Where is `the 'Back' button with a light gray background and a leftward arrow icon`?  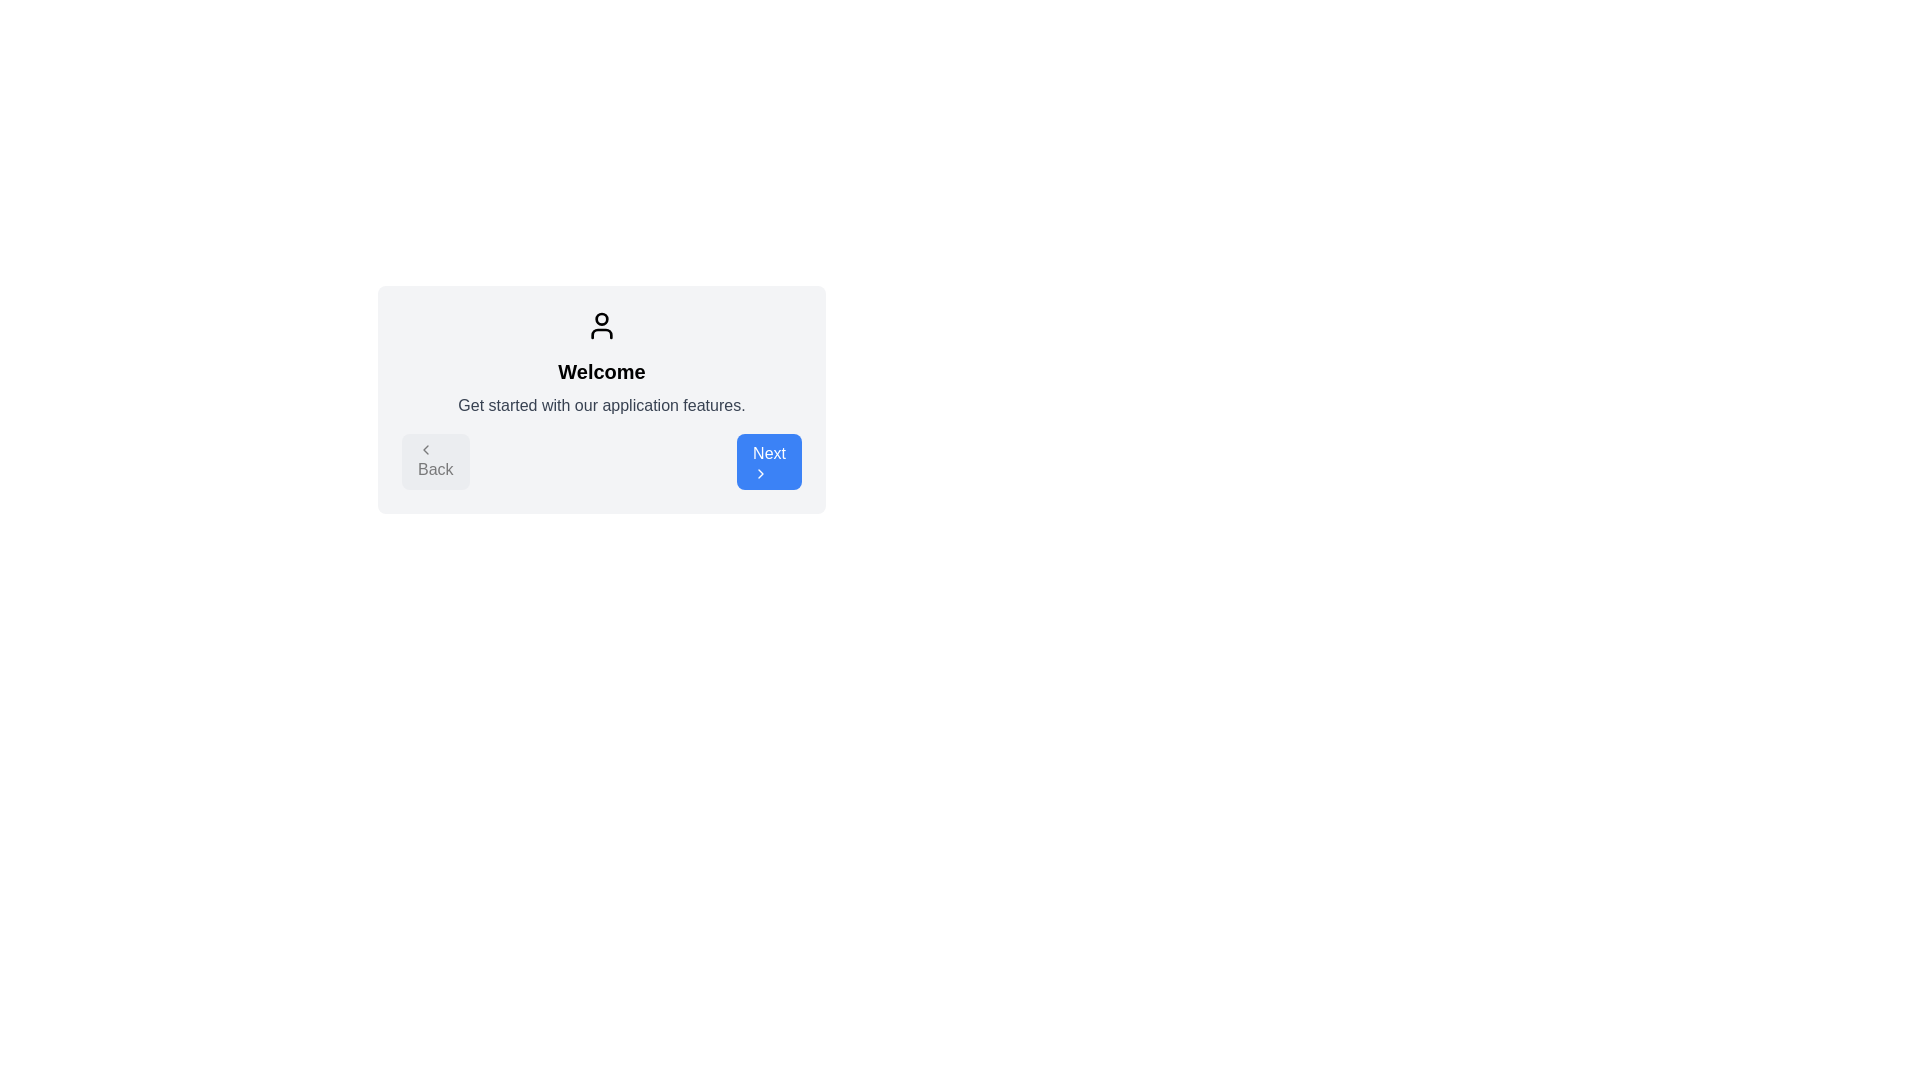 the 'Back' button with a light gray background and a leftward arrow icon is located at coordinates (434, 462).